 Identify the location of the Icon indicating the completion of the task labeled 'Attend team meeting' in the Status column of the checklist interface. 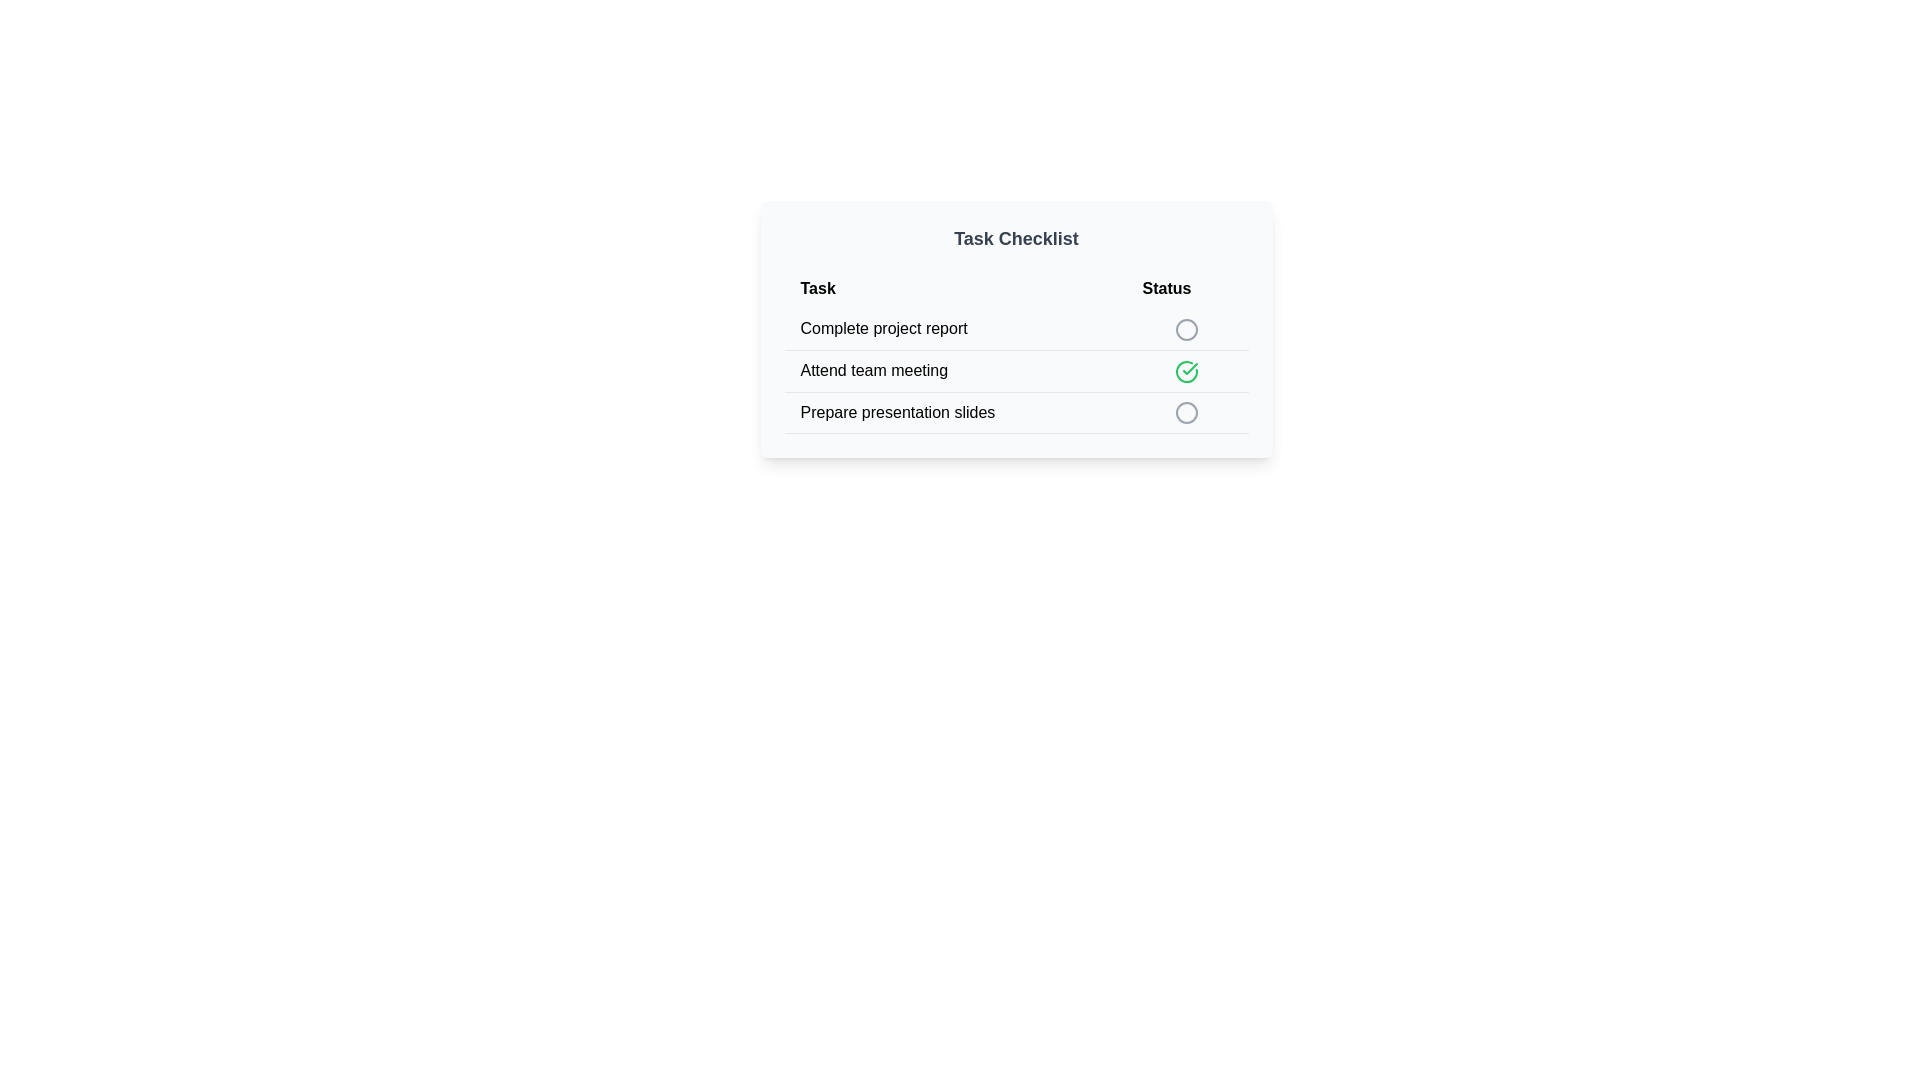
(1187, 371).